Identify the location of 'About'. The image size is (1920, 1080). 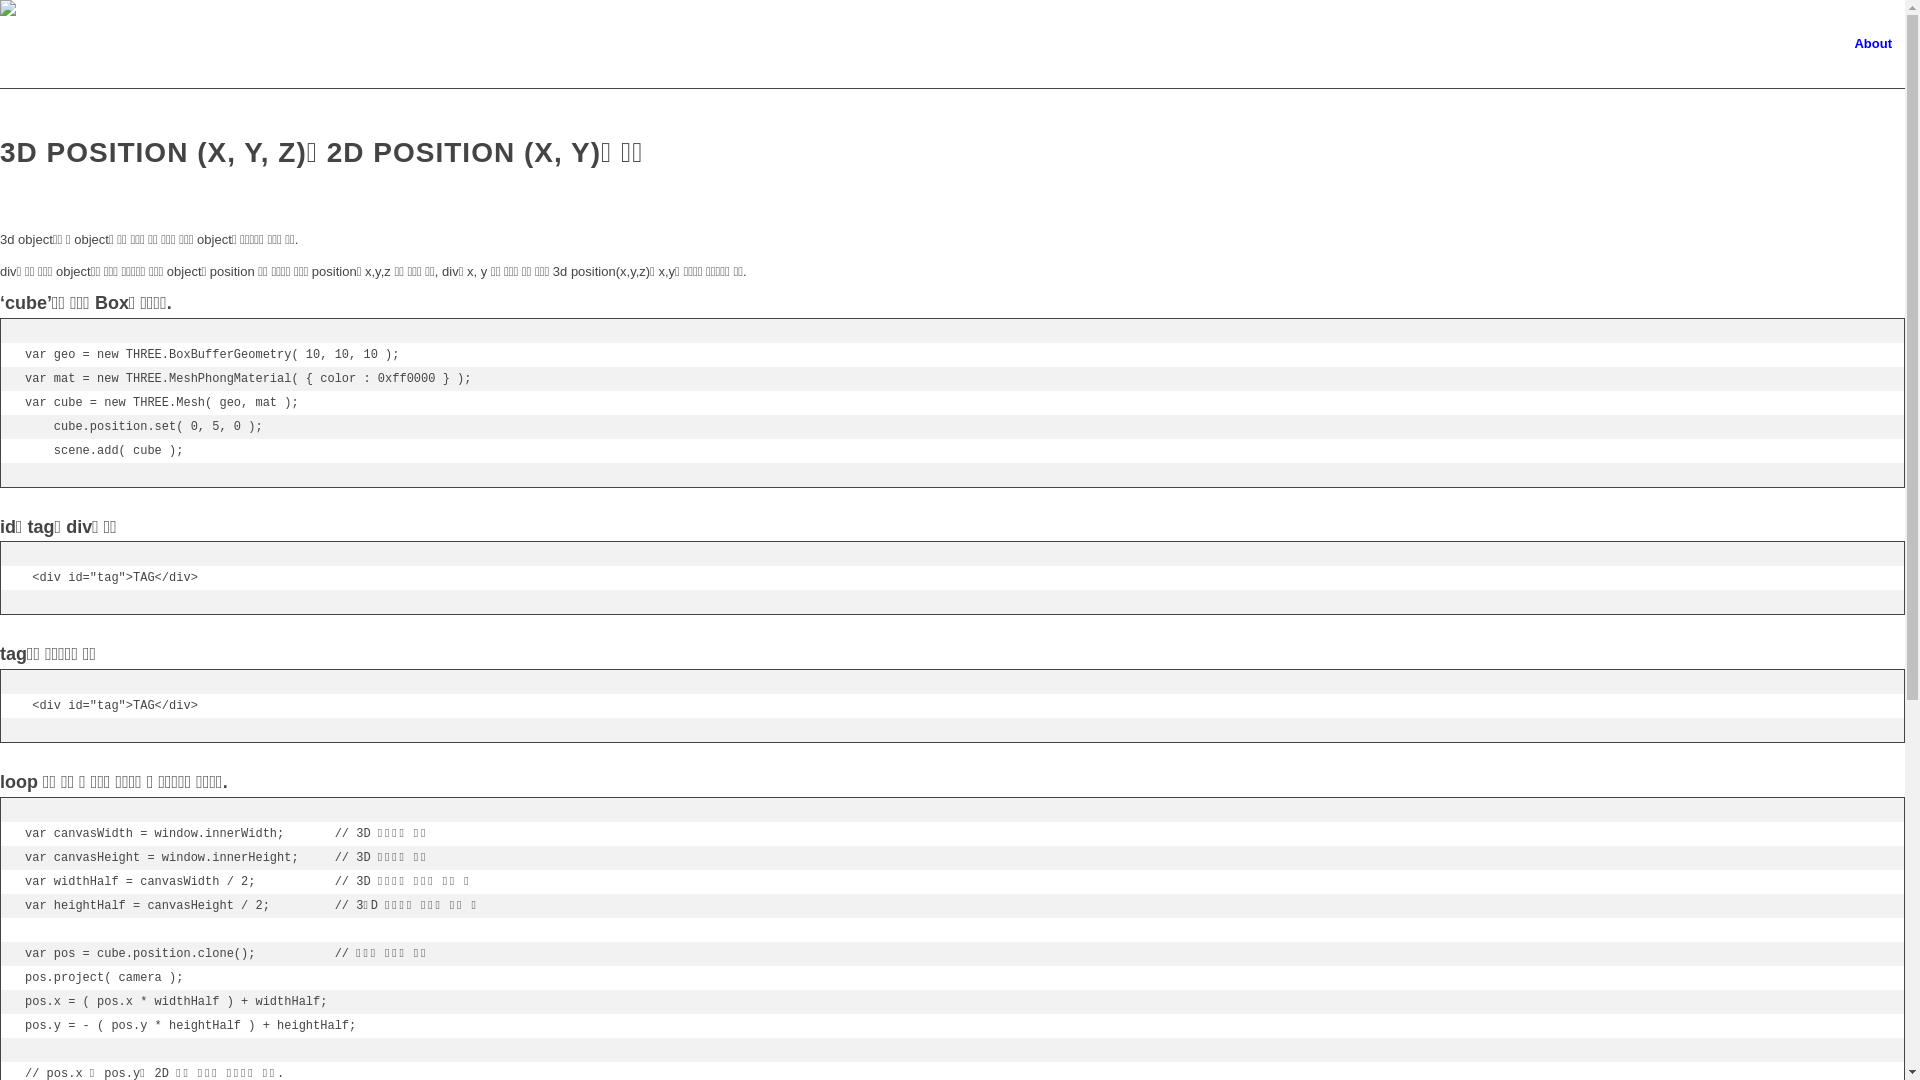
(1871, 43).